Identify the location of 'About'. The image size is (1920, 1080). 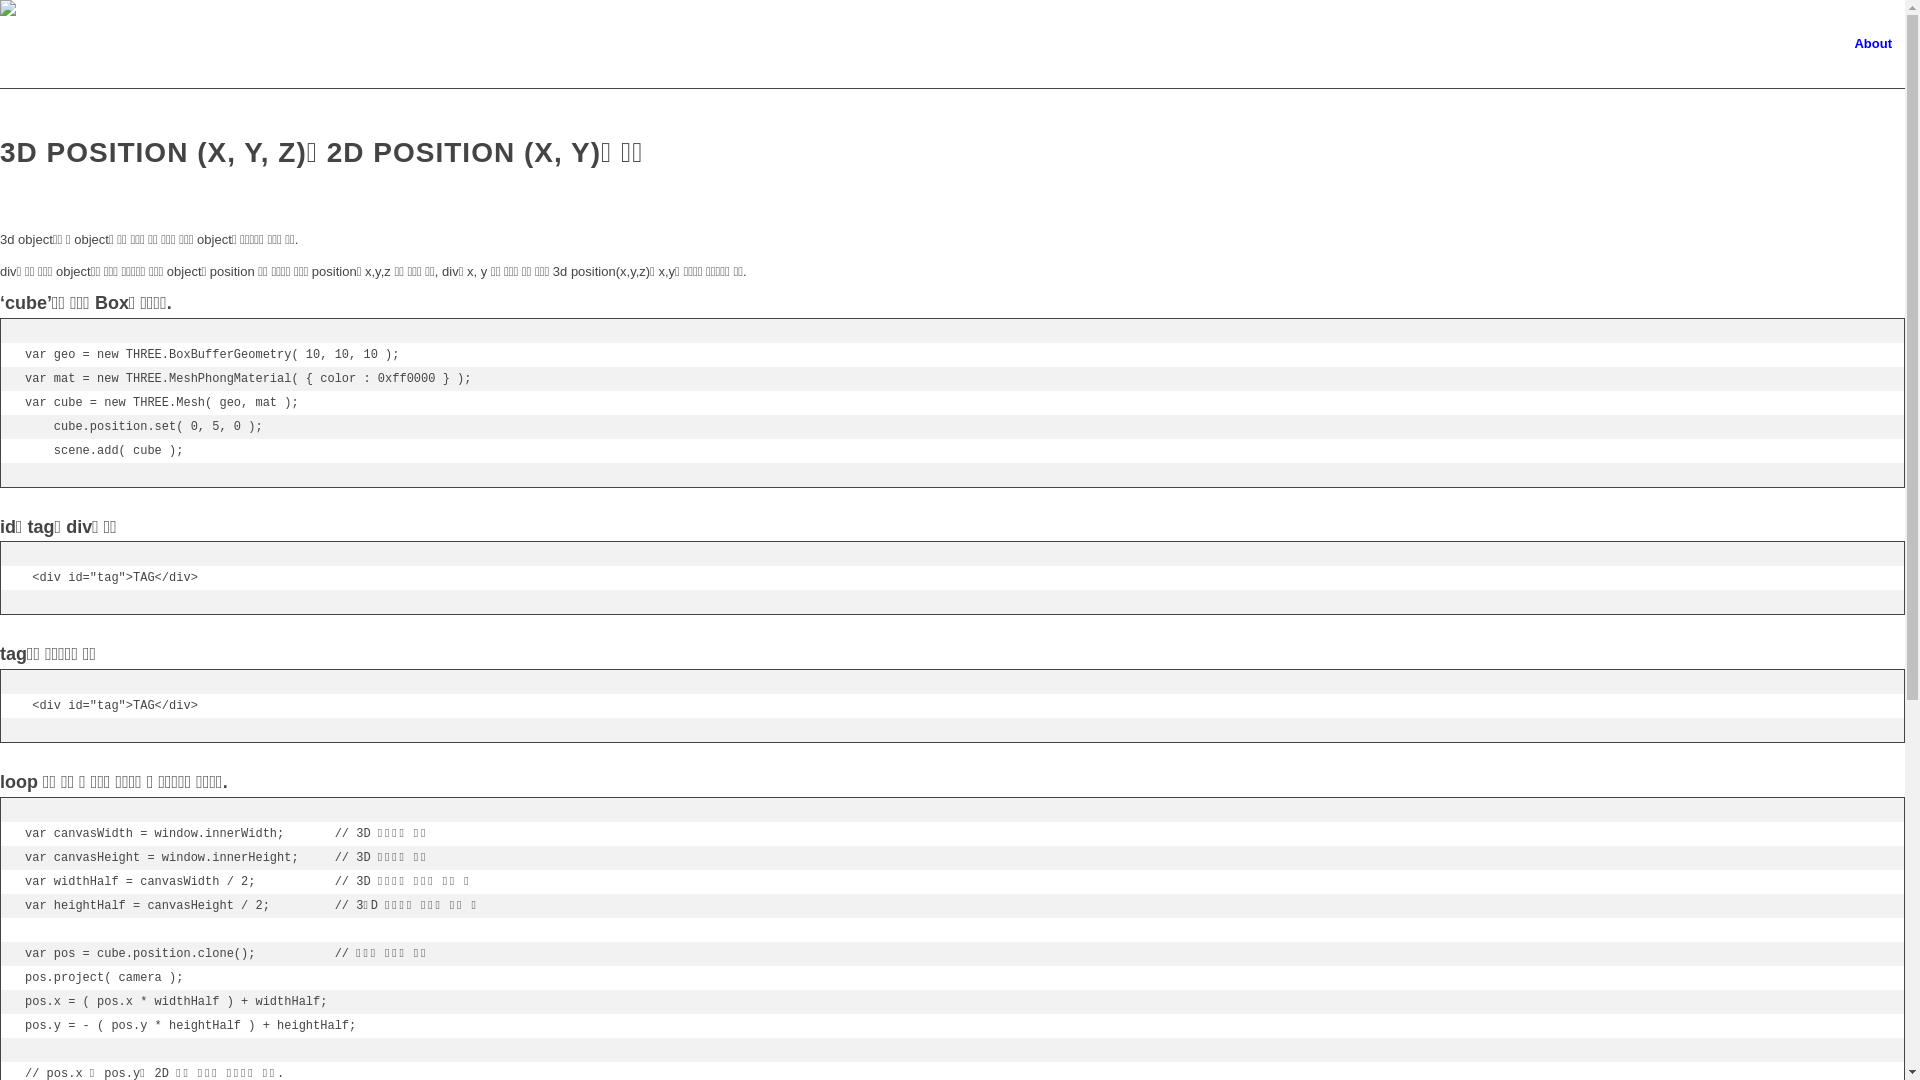
(1871, 43).